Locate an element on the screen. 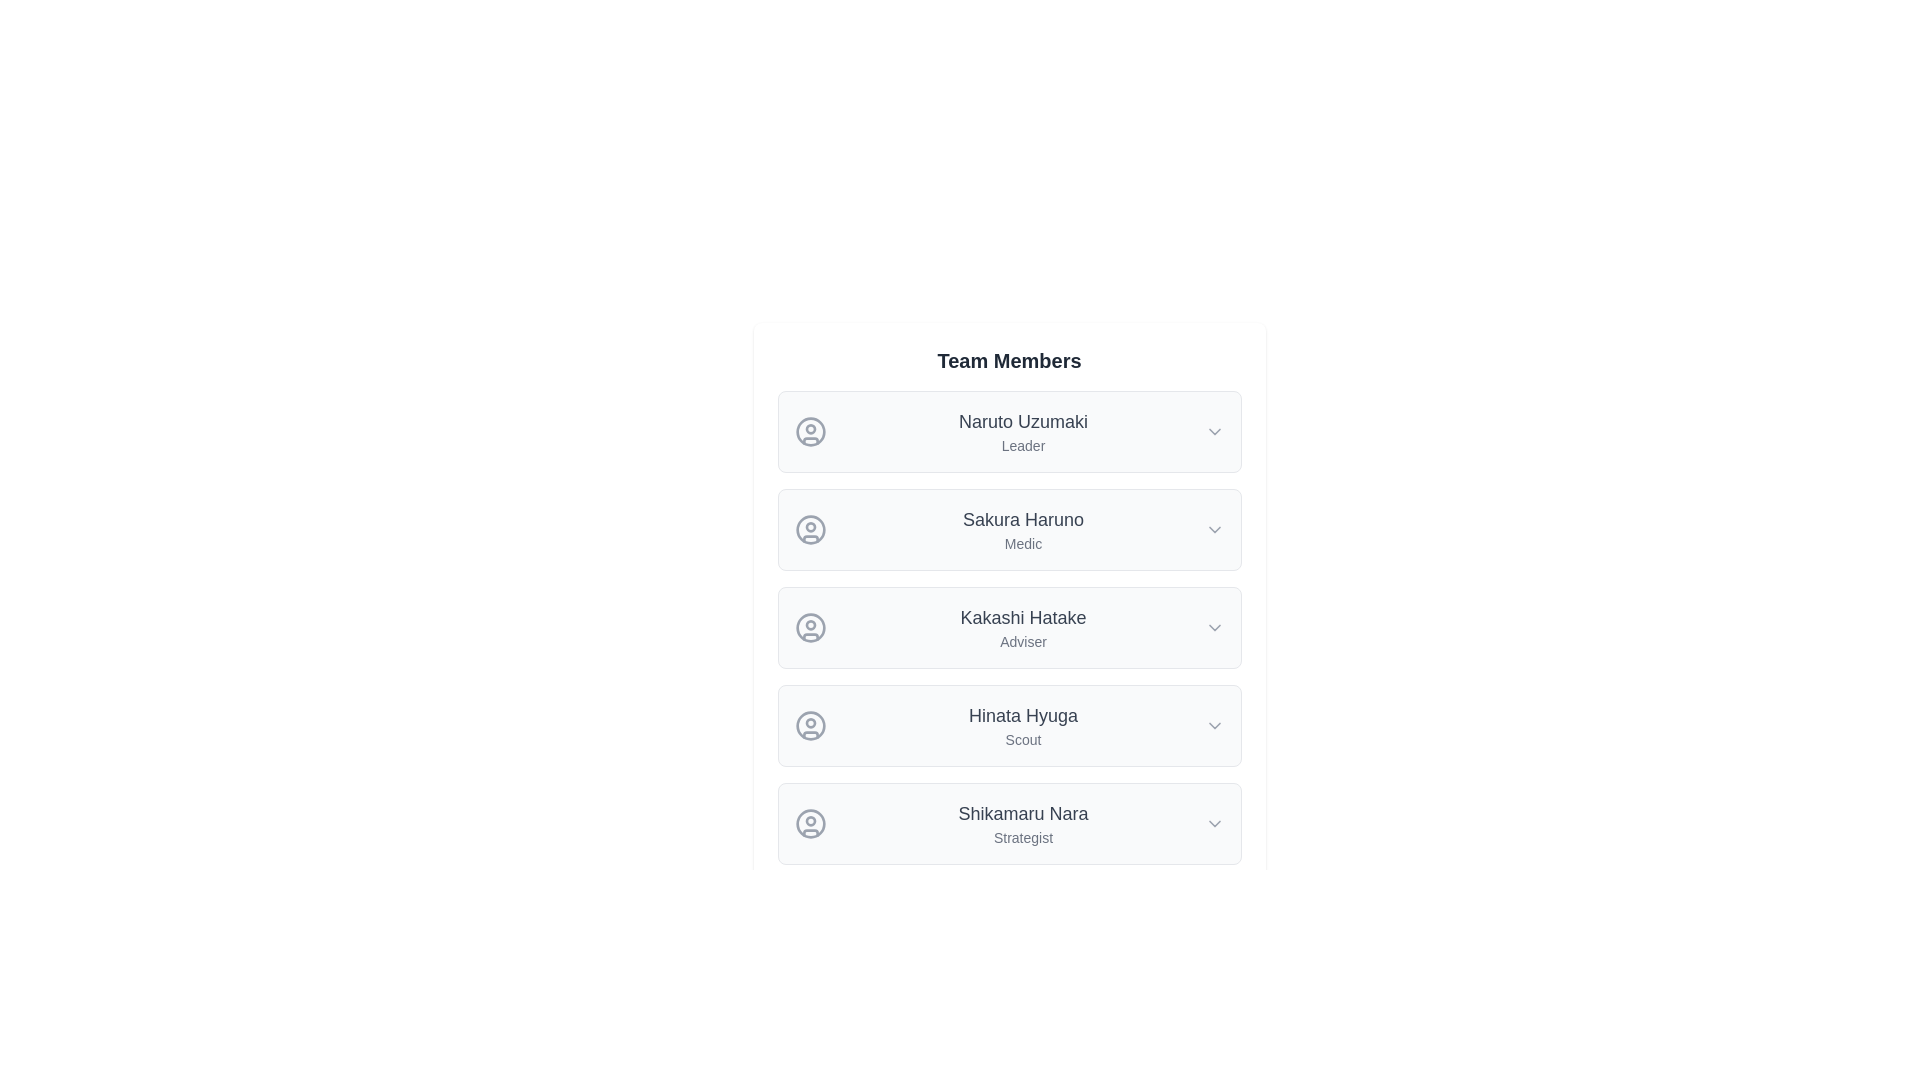 This screenshot has width=1920, height=1080. the Dropdown toggle button (chevron icon) located at the rightmost part of the row containing 'Shikamaru Nara' is located at coordinates (1213, 824).